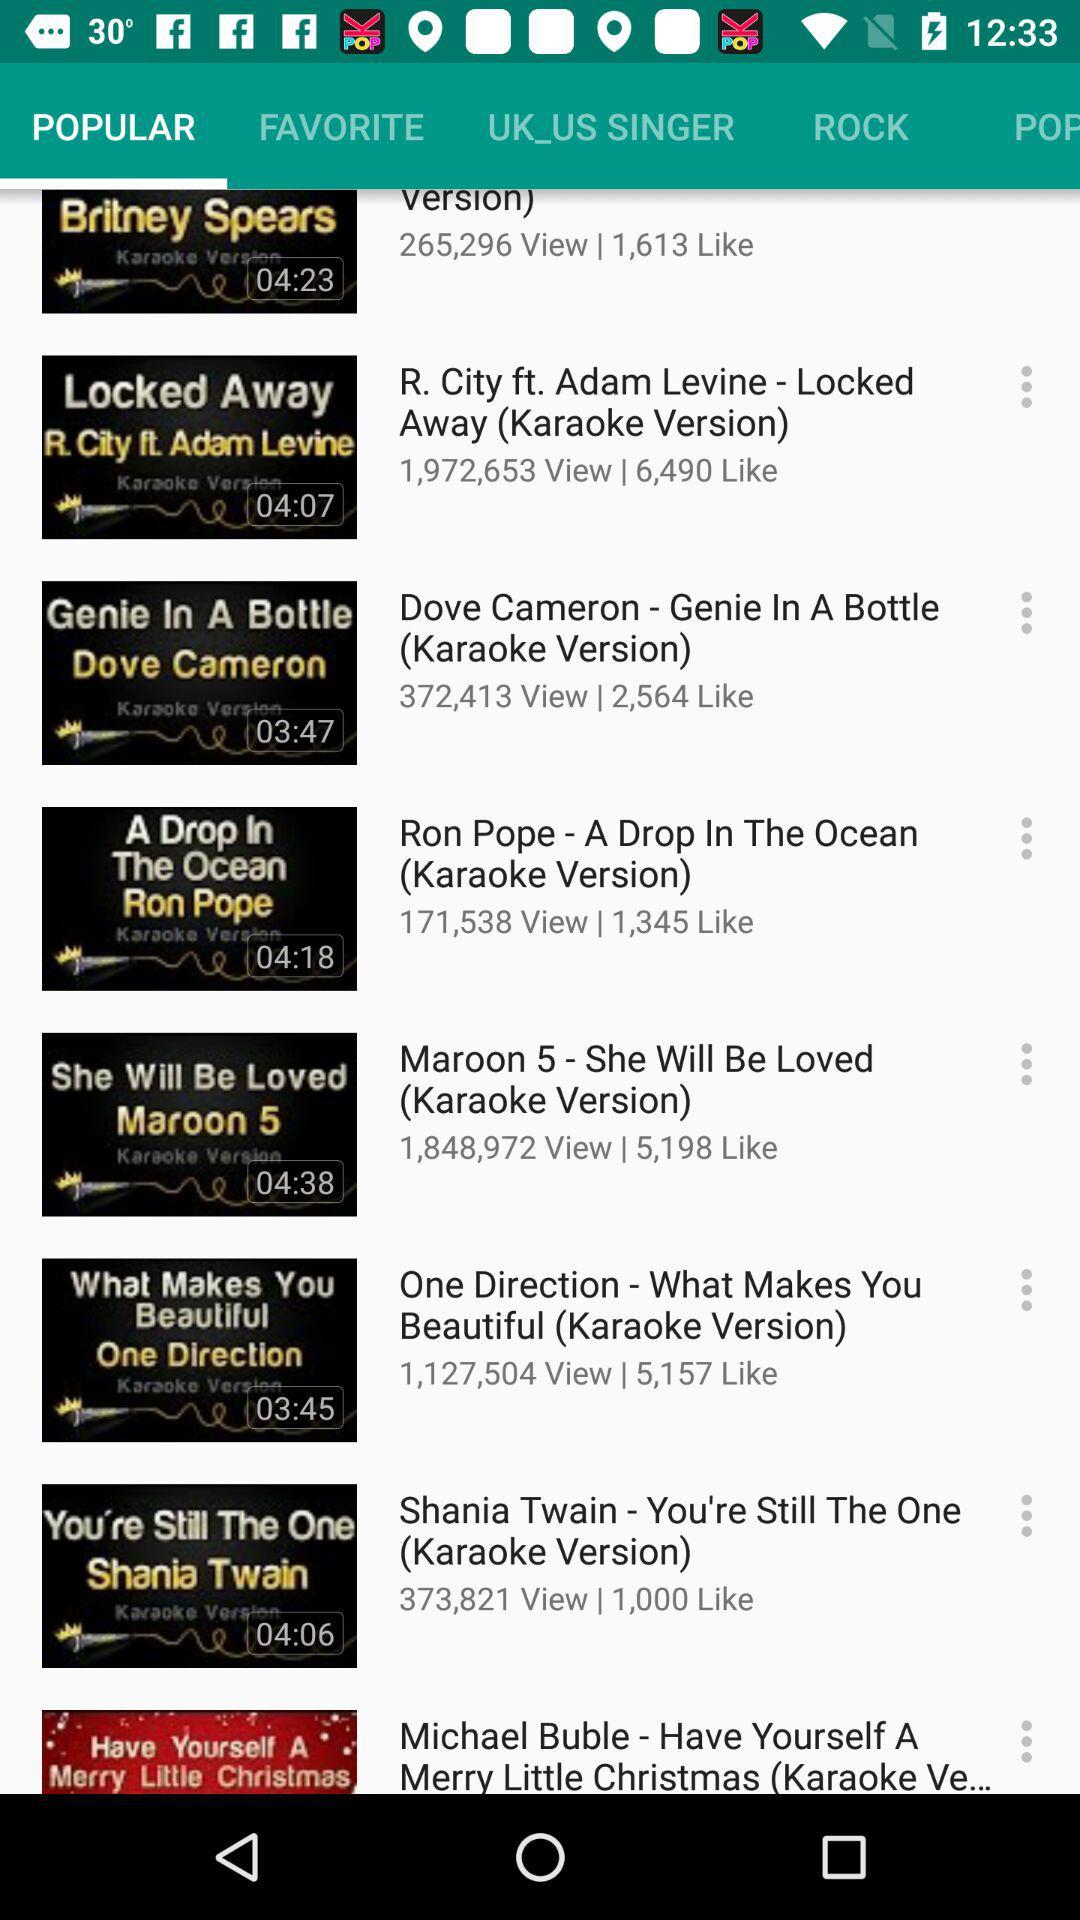  What do you see at coordinates (1016, 838) in the screenshot?
I see `open other settings` at bounding box center [1016, 838].